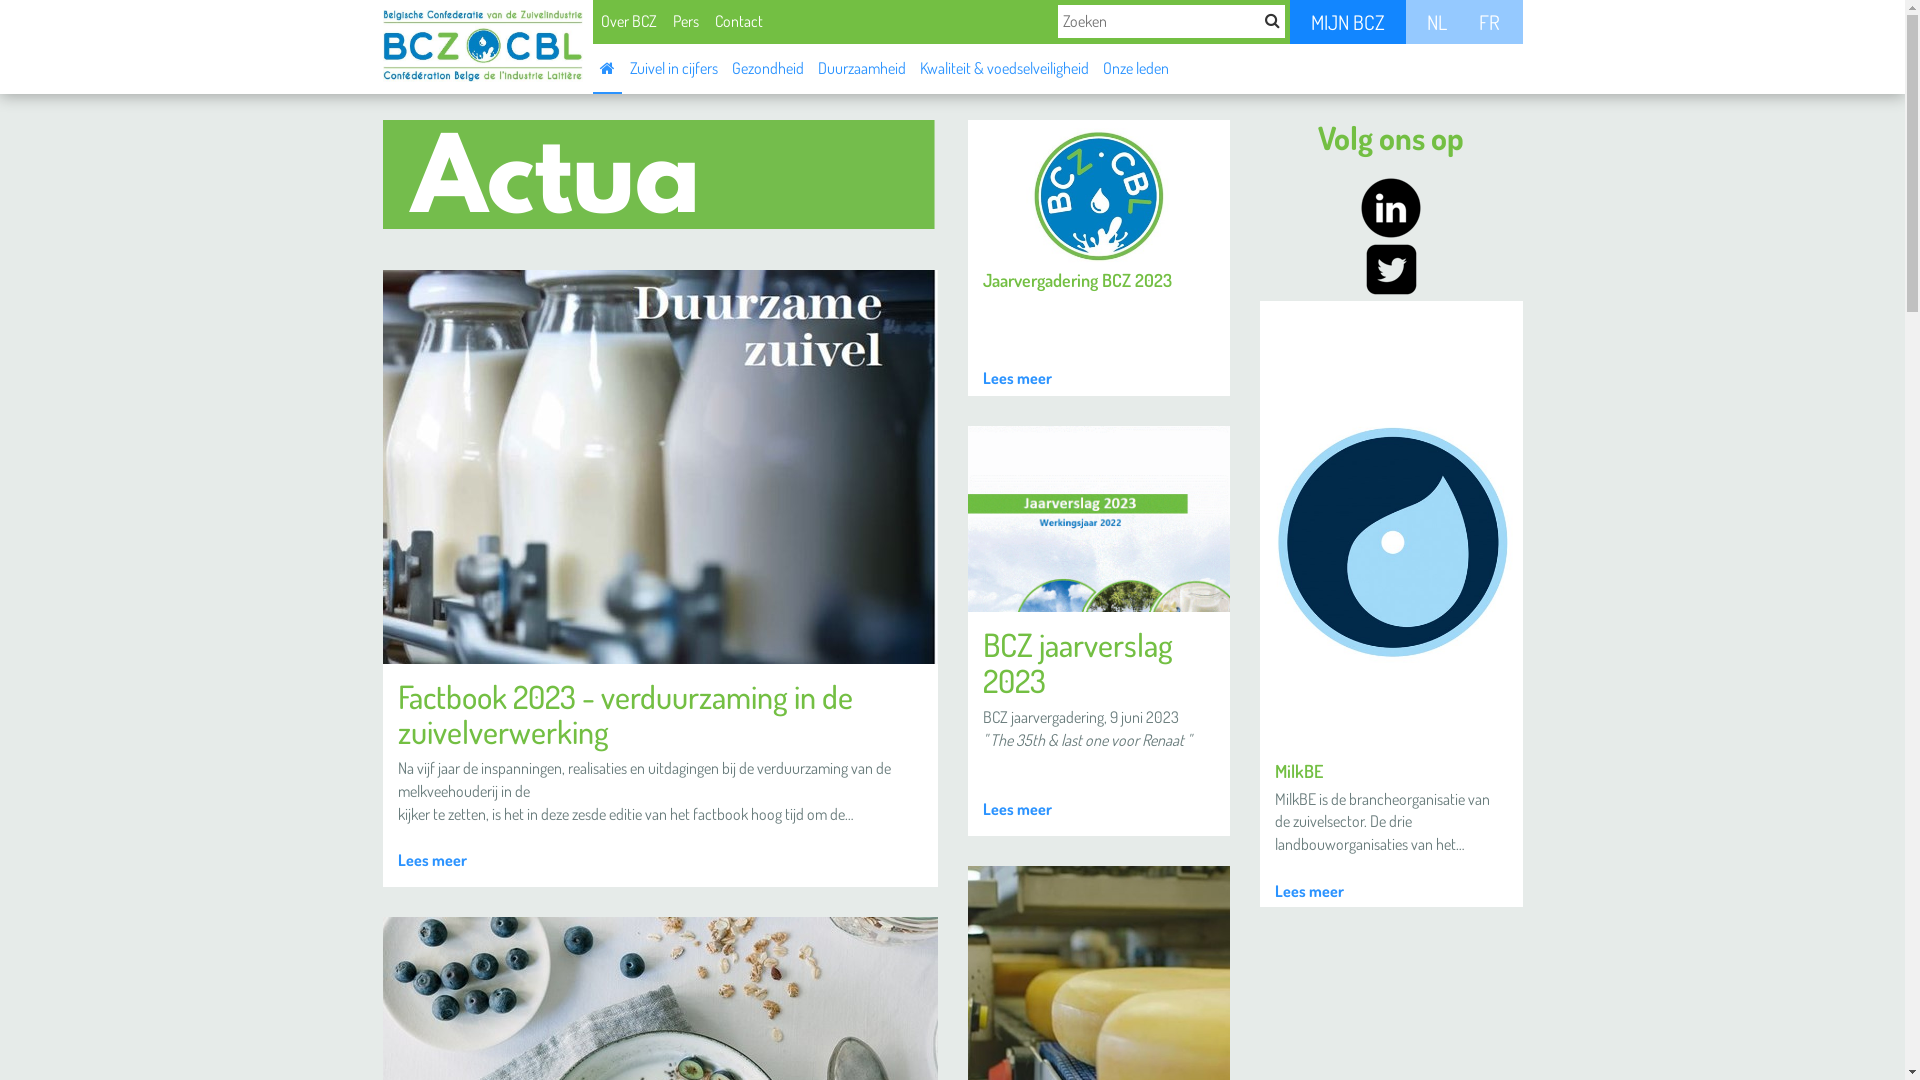 The height and width of the screenshot is (1080, 1920). I want to click on 'Gezondheid', so click(723, 65).